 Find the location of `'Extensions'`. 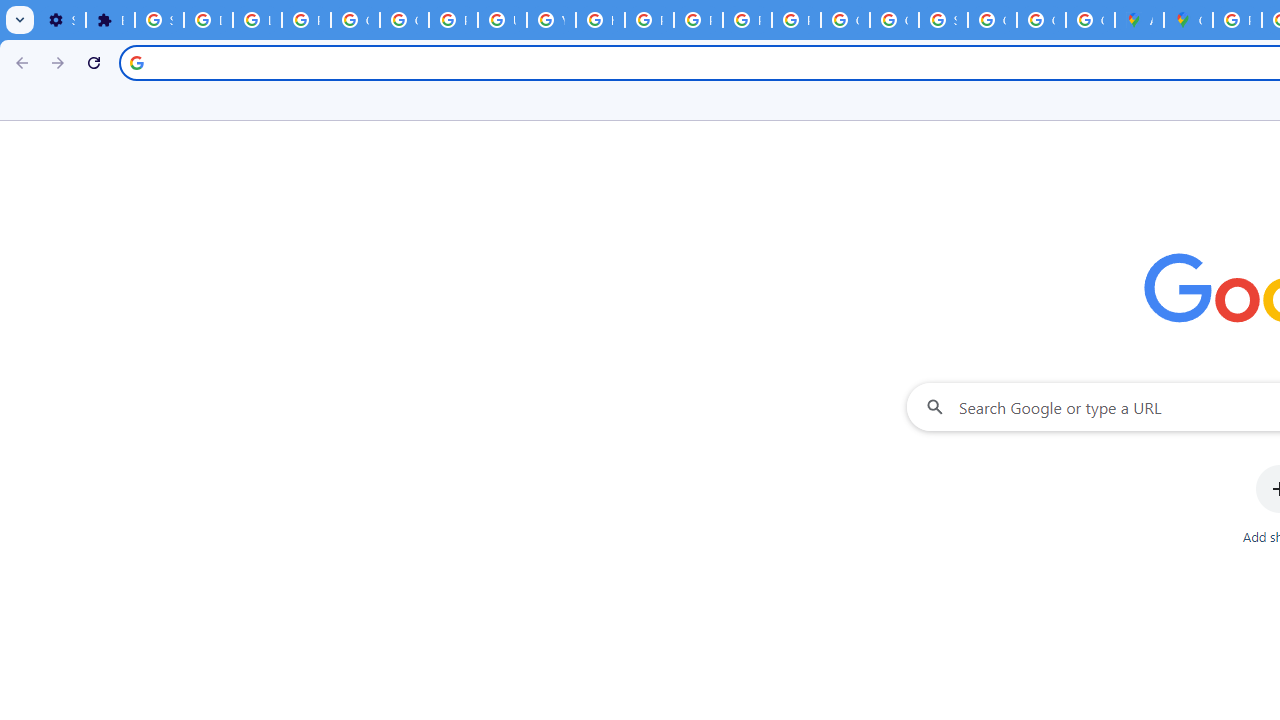

'Extensions' is located at coordinates (109, 20).